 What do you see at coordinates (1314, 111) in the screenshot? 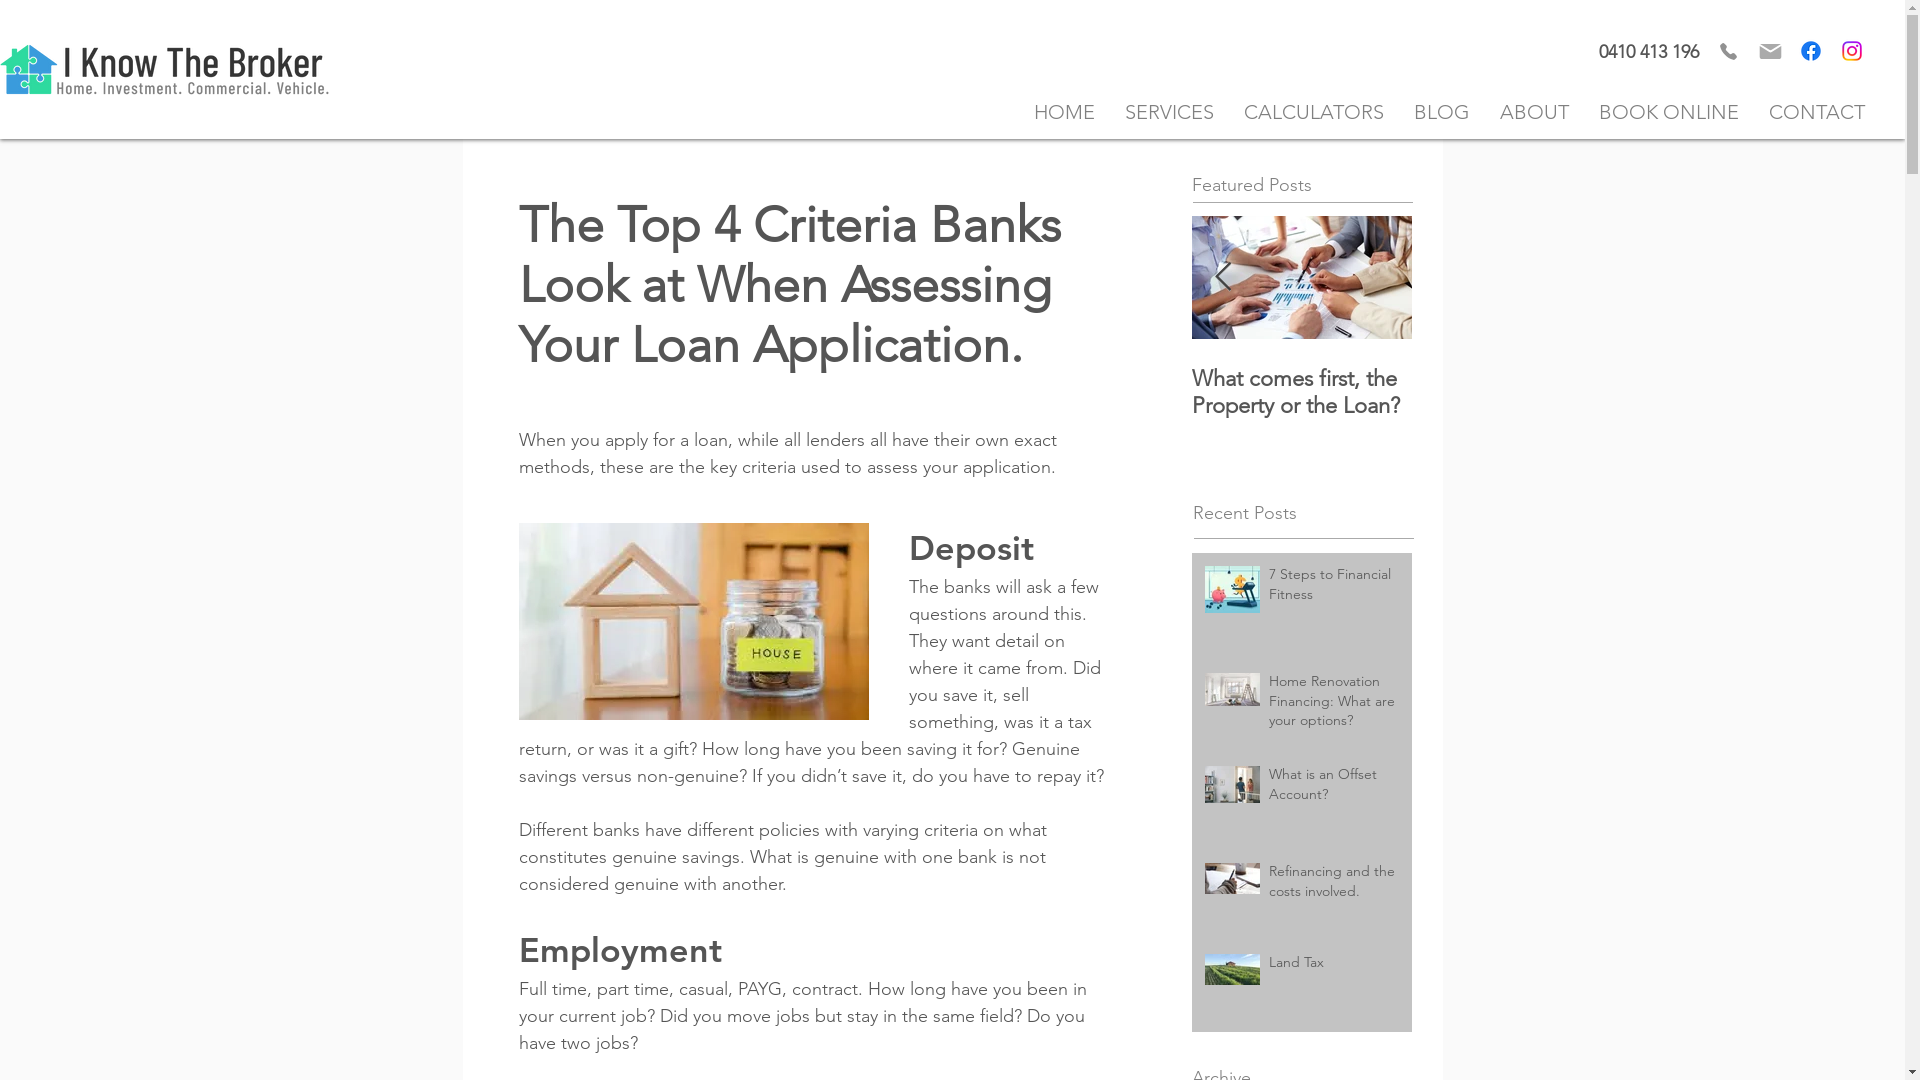
I see `'CALCULATORS'` at bounding box center [1314, 111].